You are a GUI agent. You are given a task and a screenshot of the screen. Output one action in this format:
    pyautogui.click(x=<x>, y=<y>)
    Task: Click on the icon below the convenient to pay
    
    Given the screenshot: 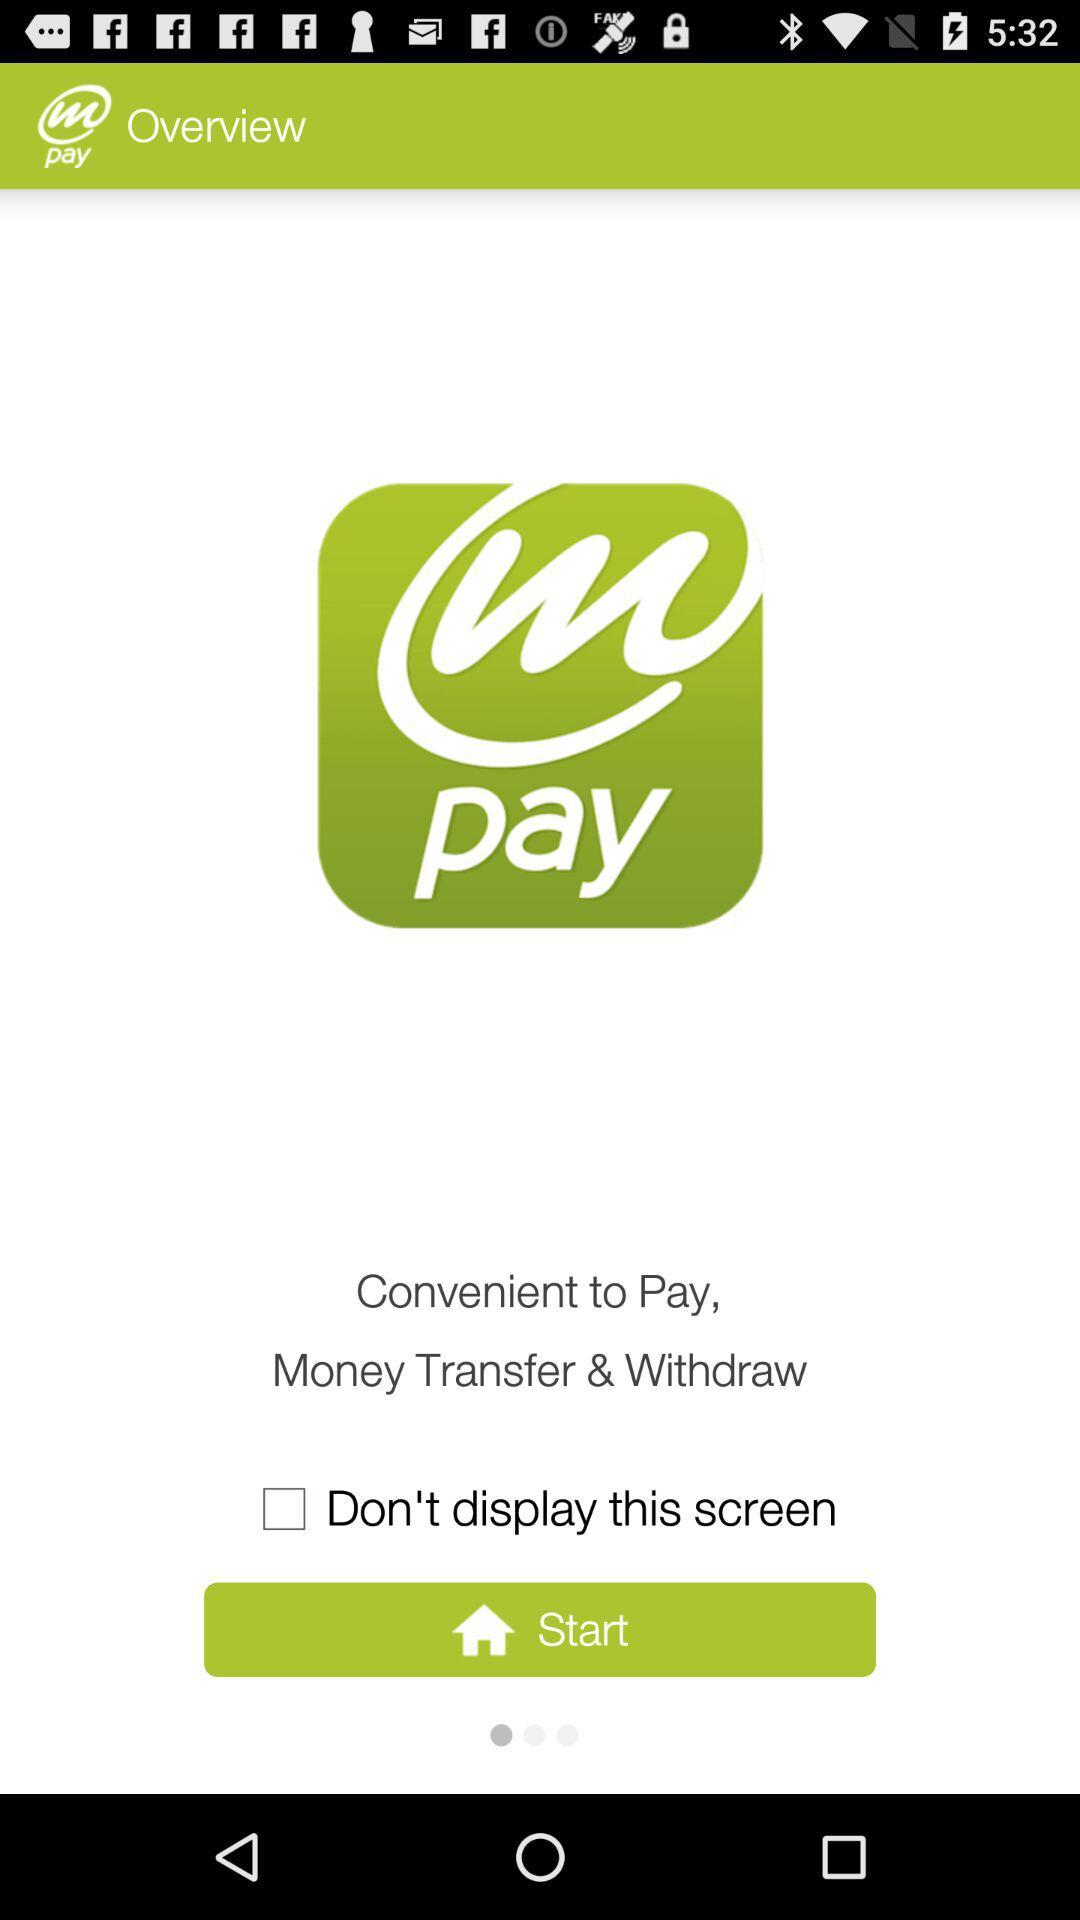 What is the action you would take?
    pyautogui.click(x=538, y=1508)
    